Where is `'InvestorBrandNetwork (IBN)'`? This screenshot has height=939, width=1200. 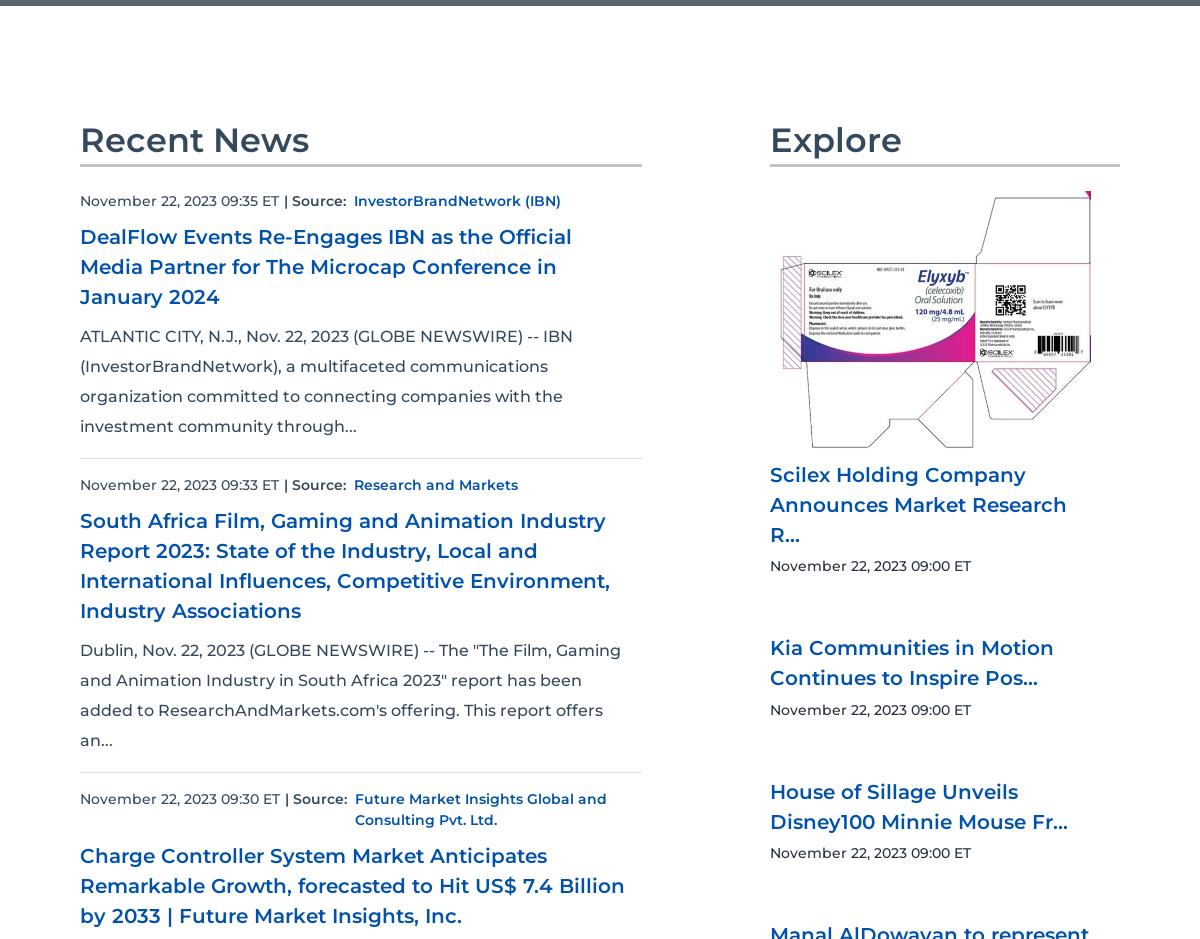 'InvestorBrandNetwork (IBN)' is located at coordinates (456, 199).